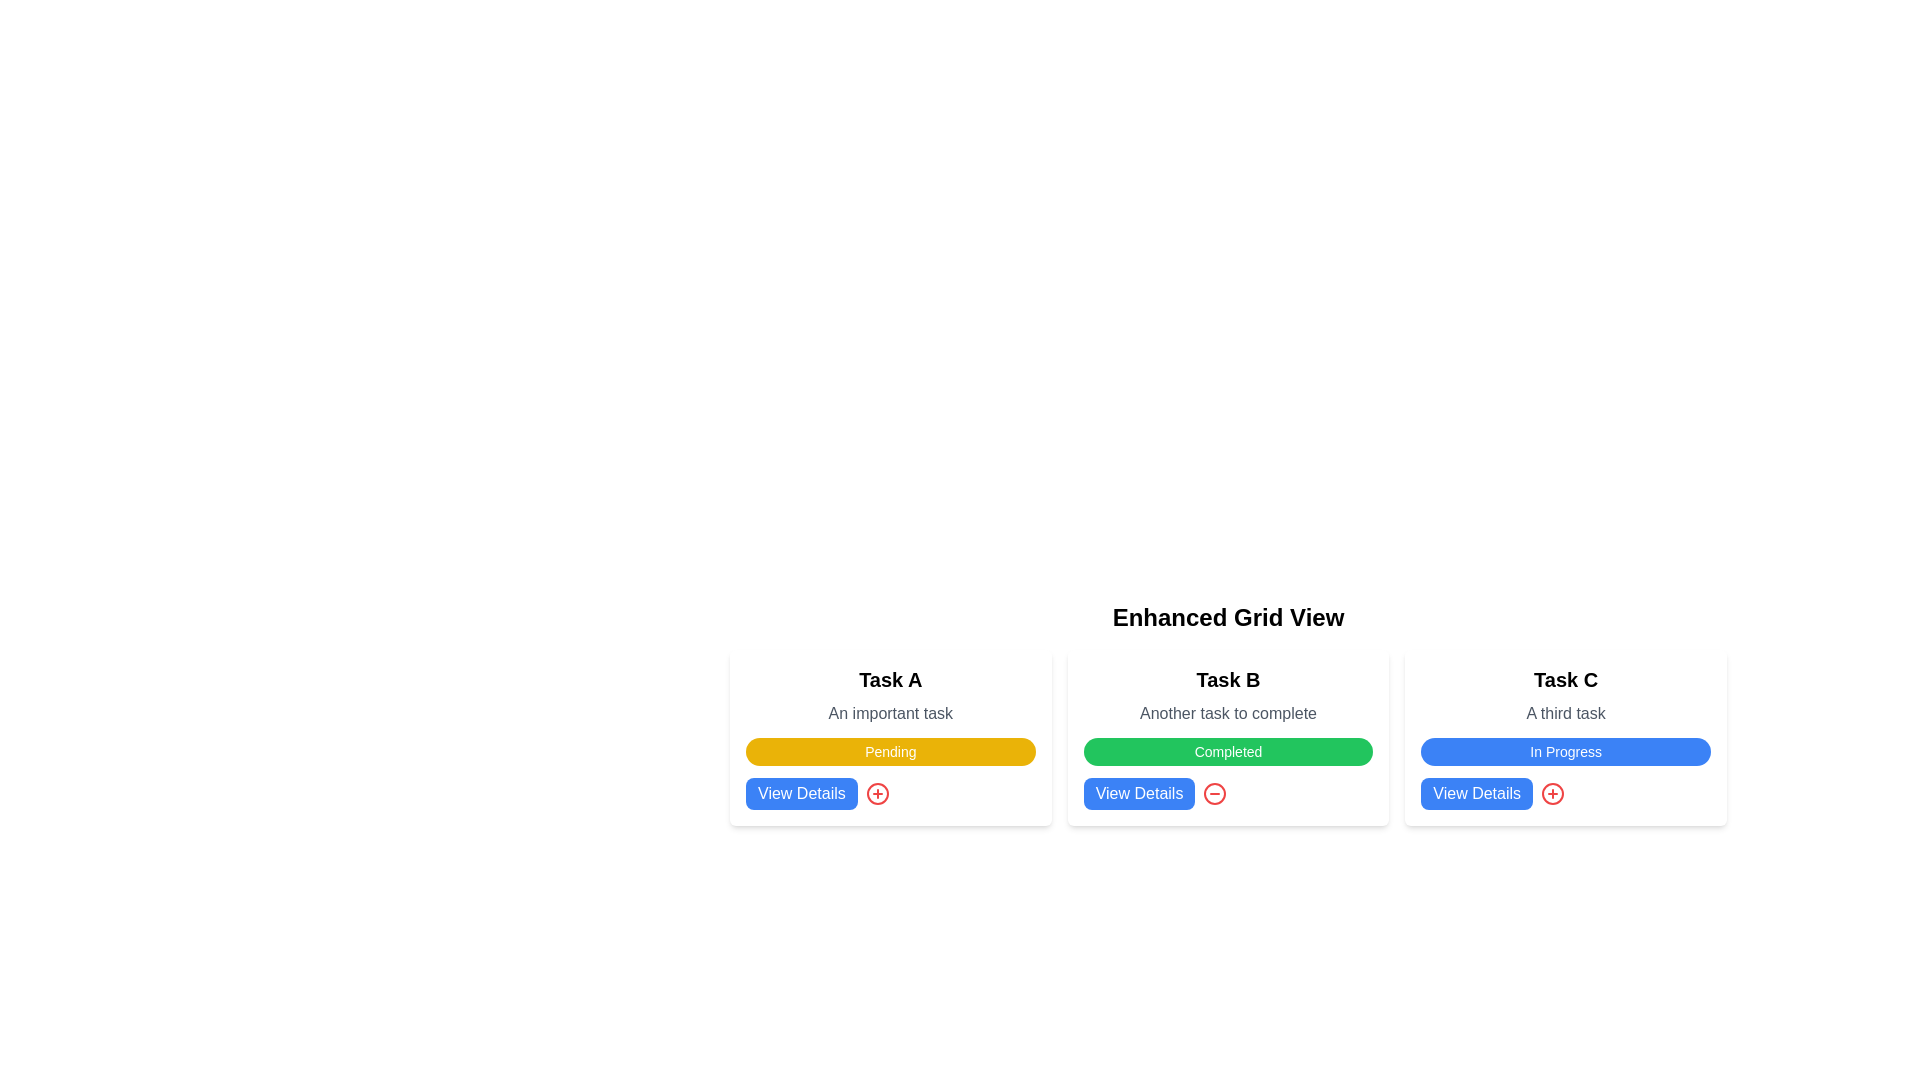 The image size is (1920, 1080). Describe the element at coordinates (1227, 712) in the screenshot. I see `the text label displaying 'Another task to complete', which is styled in a smaller gray font and located below the title 'Task B'` at that location.